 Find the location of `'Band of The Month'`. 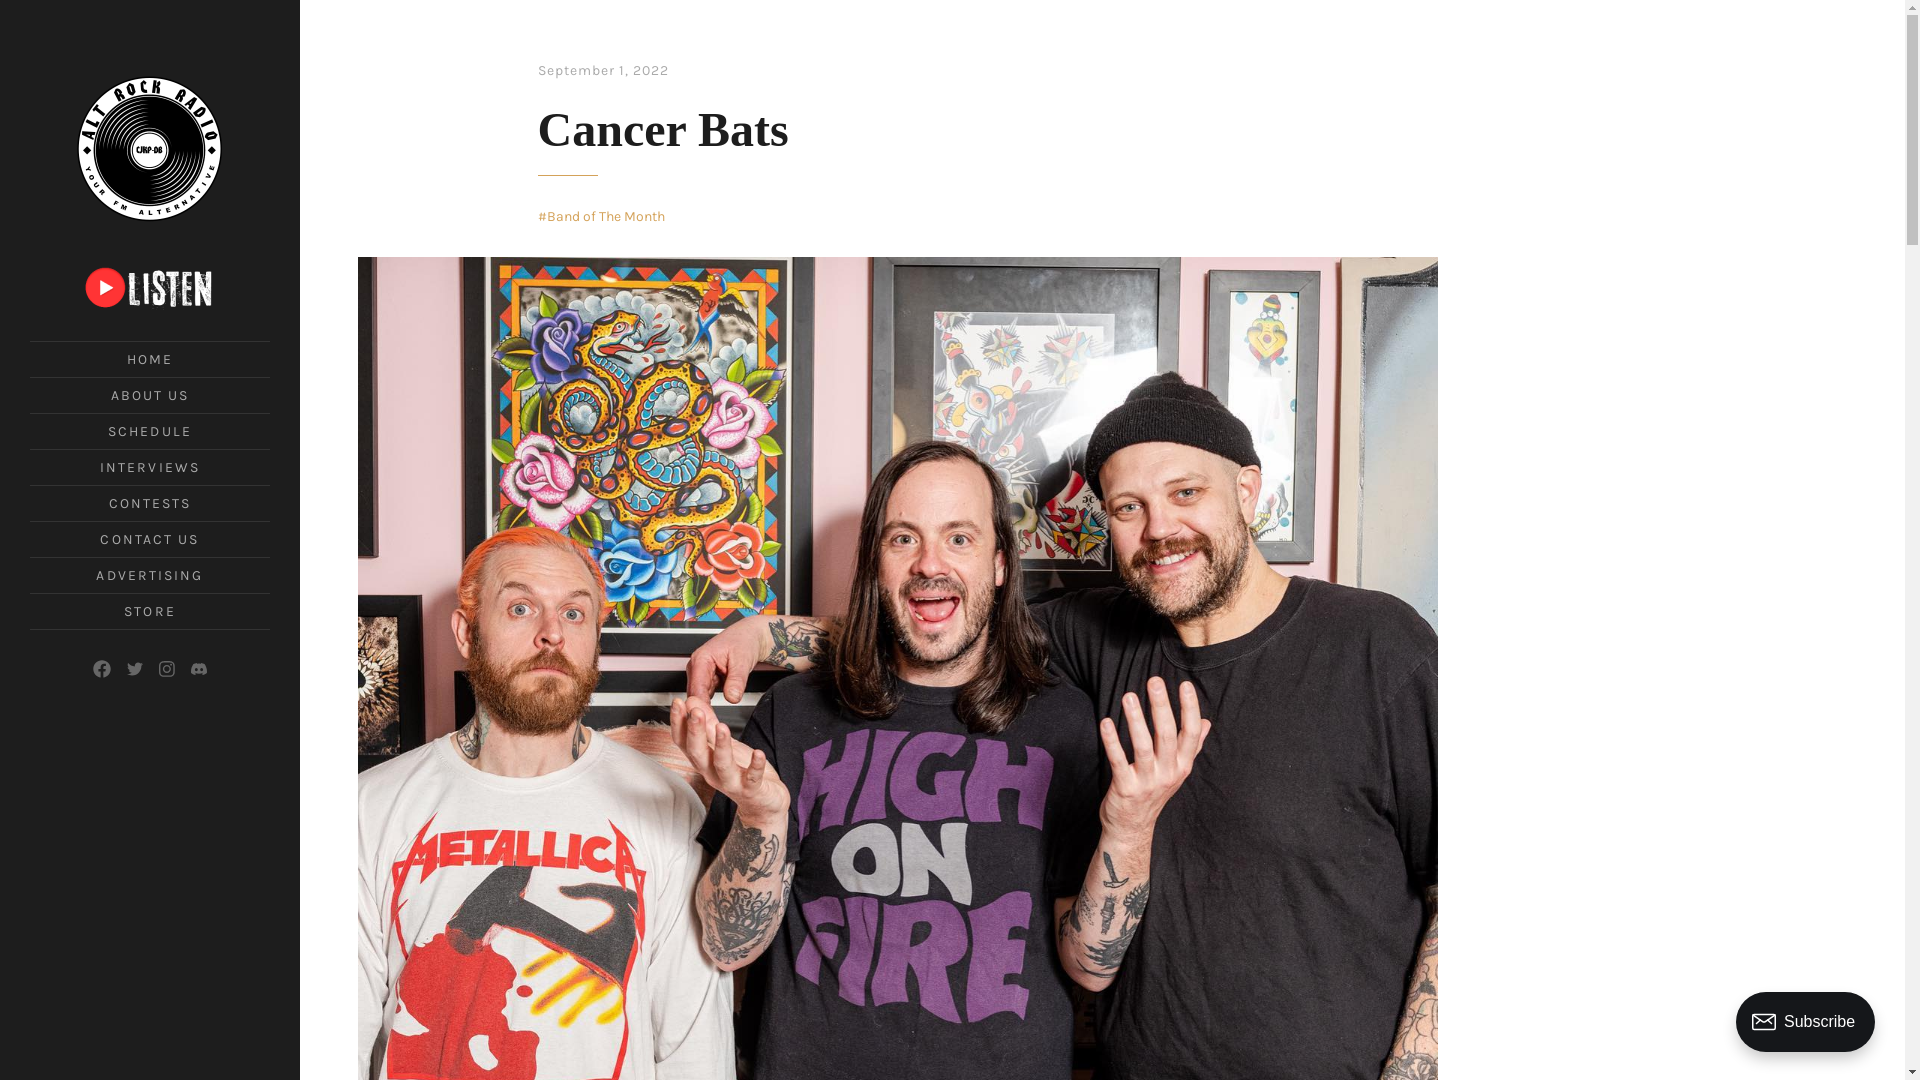

'Band of The Month' is located at coordinates (600, 216).